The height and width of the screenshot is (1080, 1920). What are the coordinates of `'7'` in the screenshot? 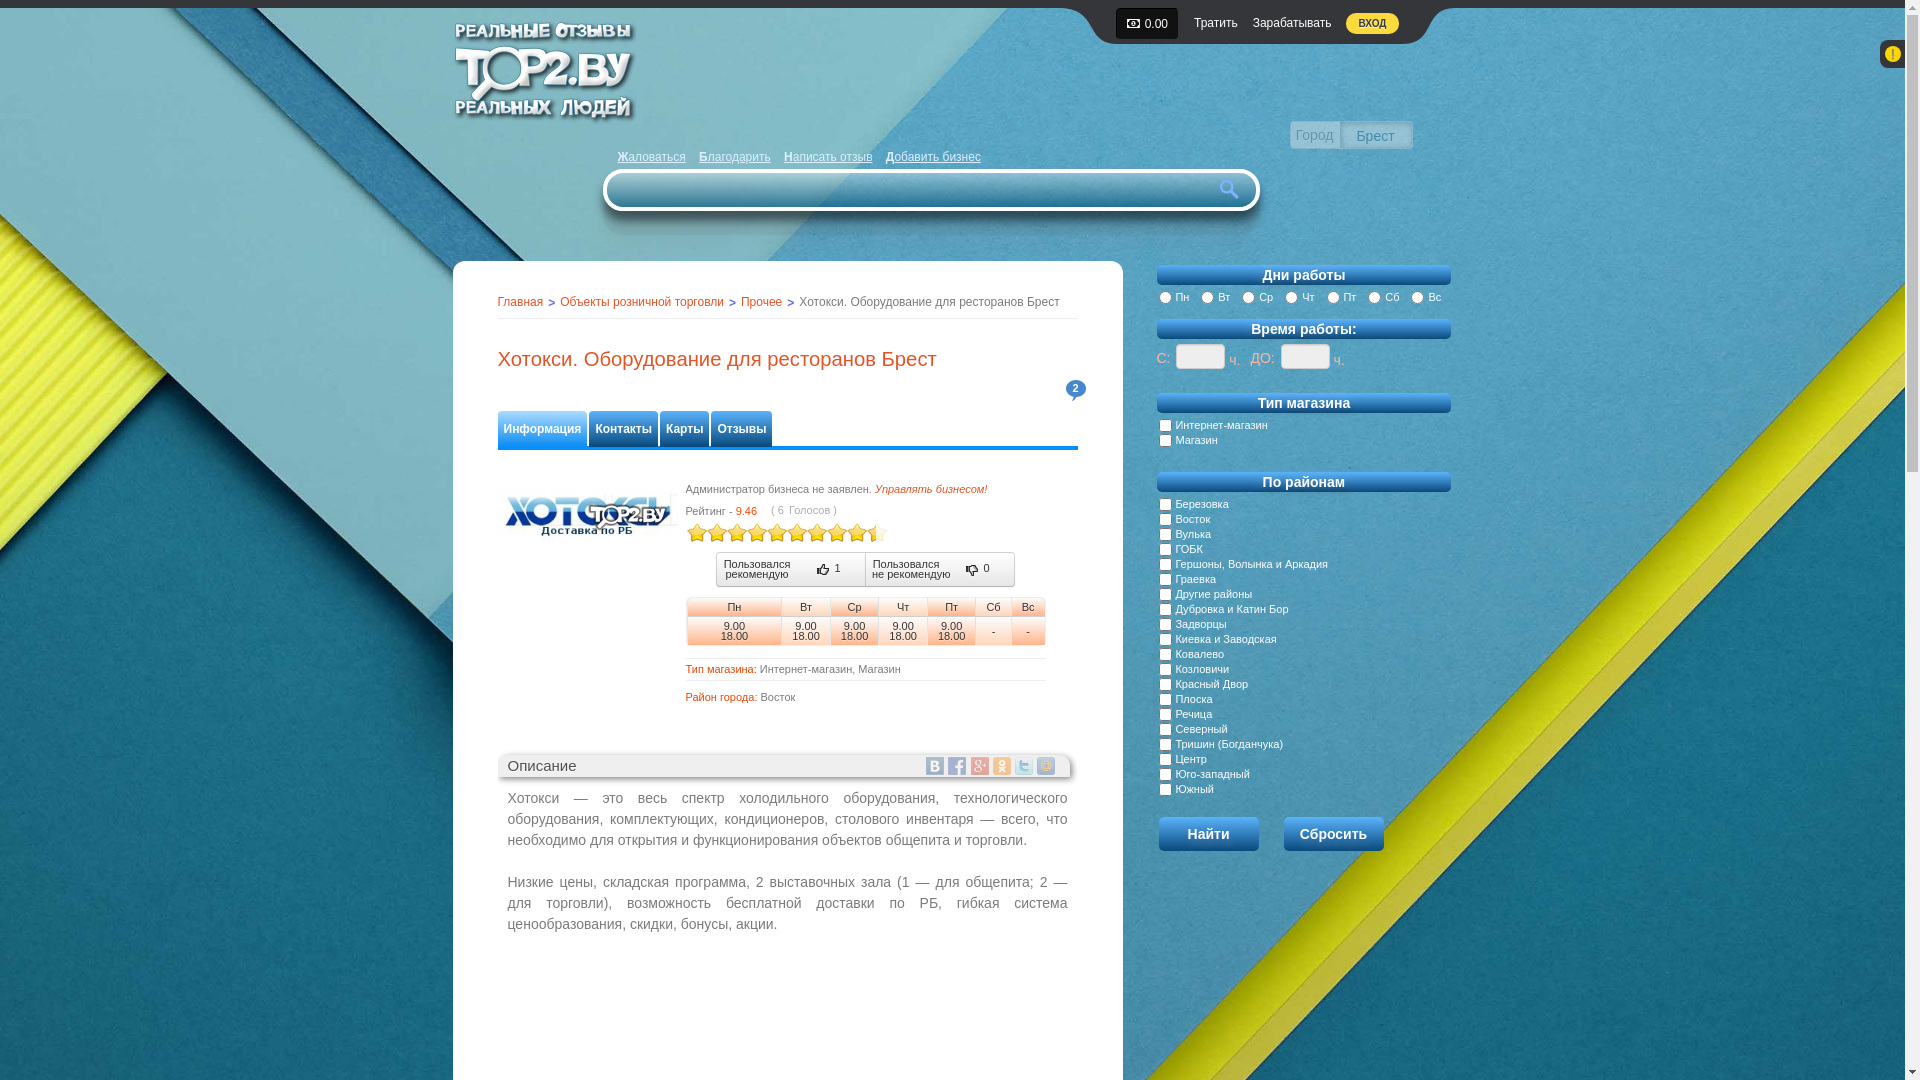 It's located at (755, 531).